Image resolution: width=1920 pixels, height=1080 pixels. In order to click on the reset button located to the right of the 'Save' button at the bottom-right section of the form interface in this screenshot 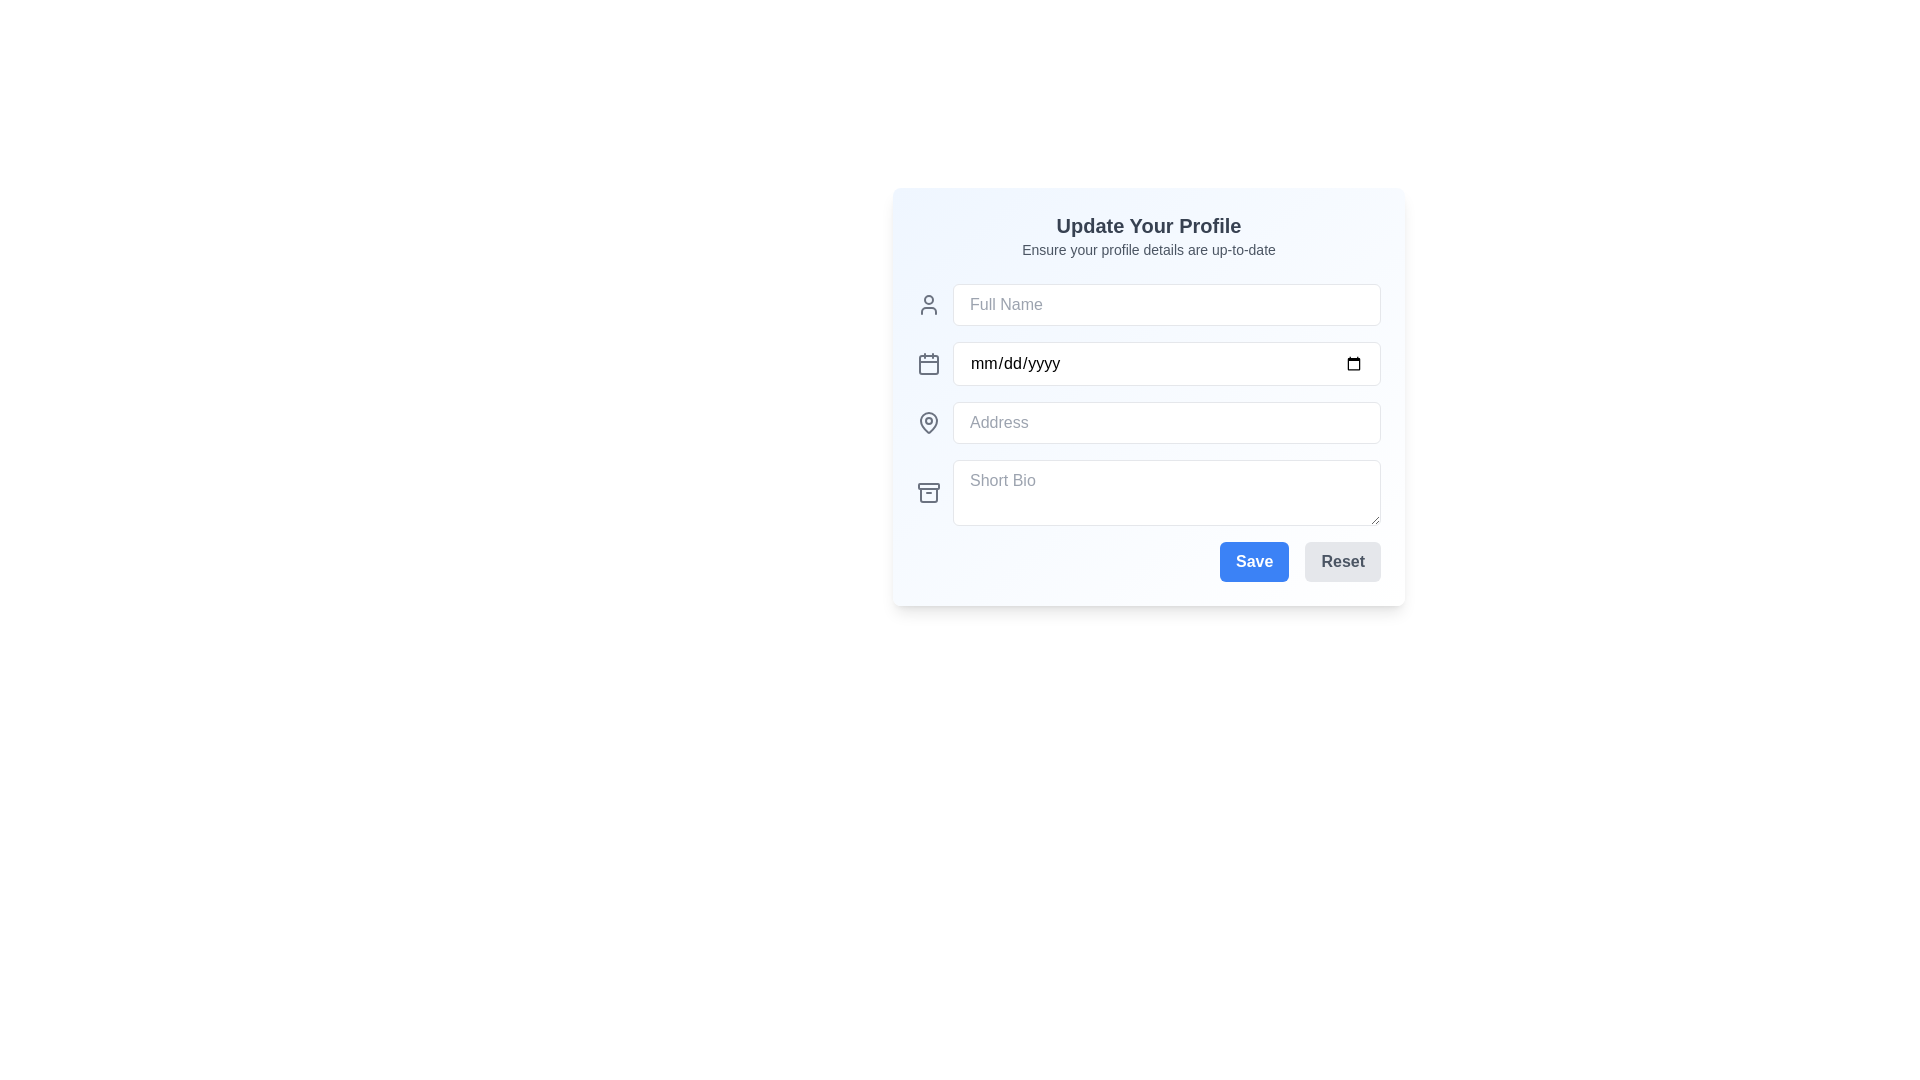, I will do `click(1343, 562)`.